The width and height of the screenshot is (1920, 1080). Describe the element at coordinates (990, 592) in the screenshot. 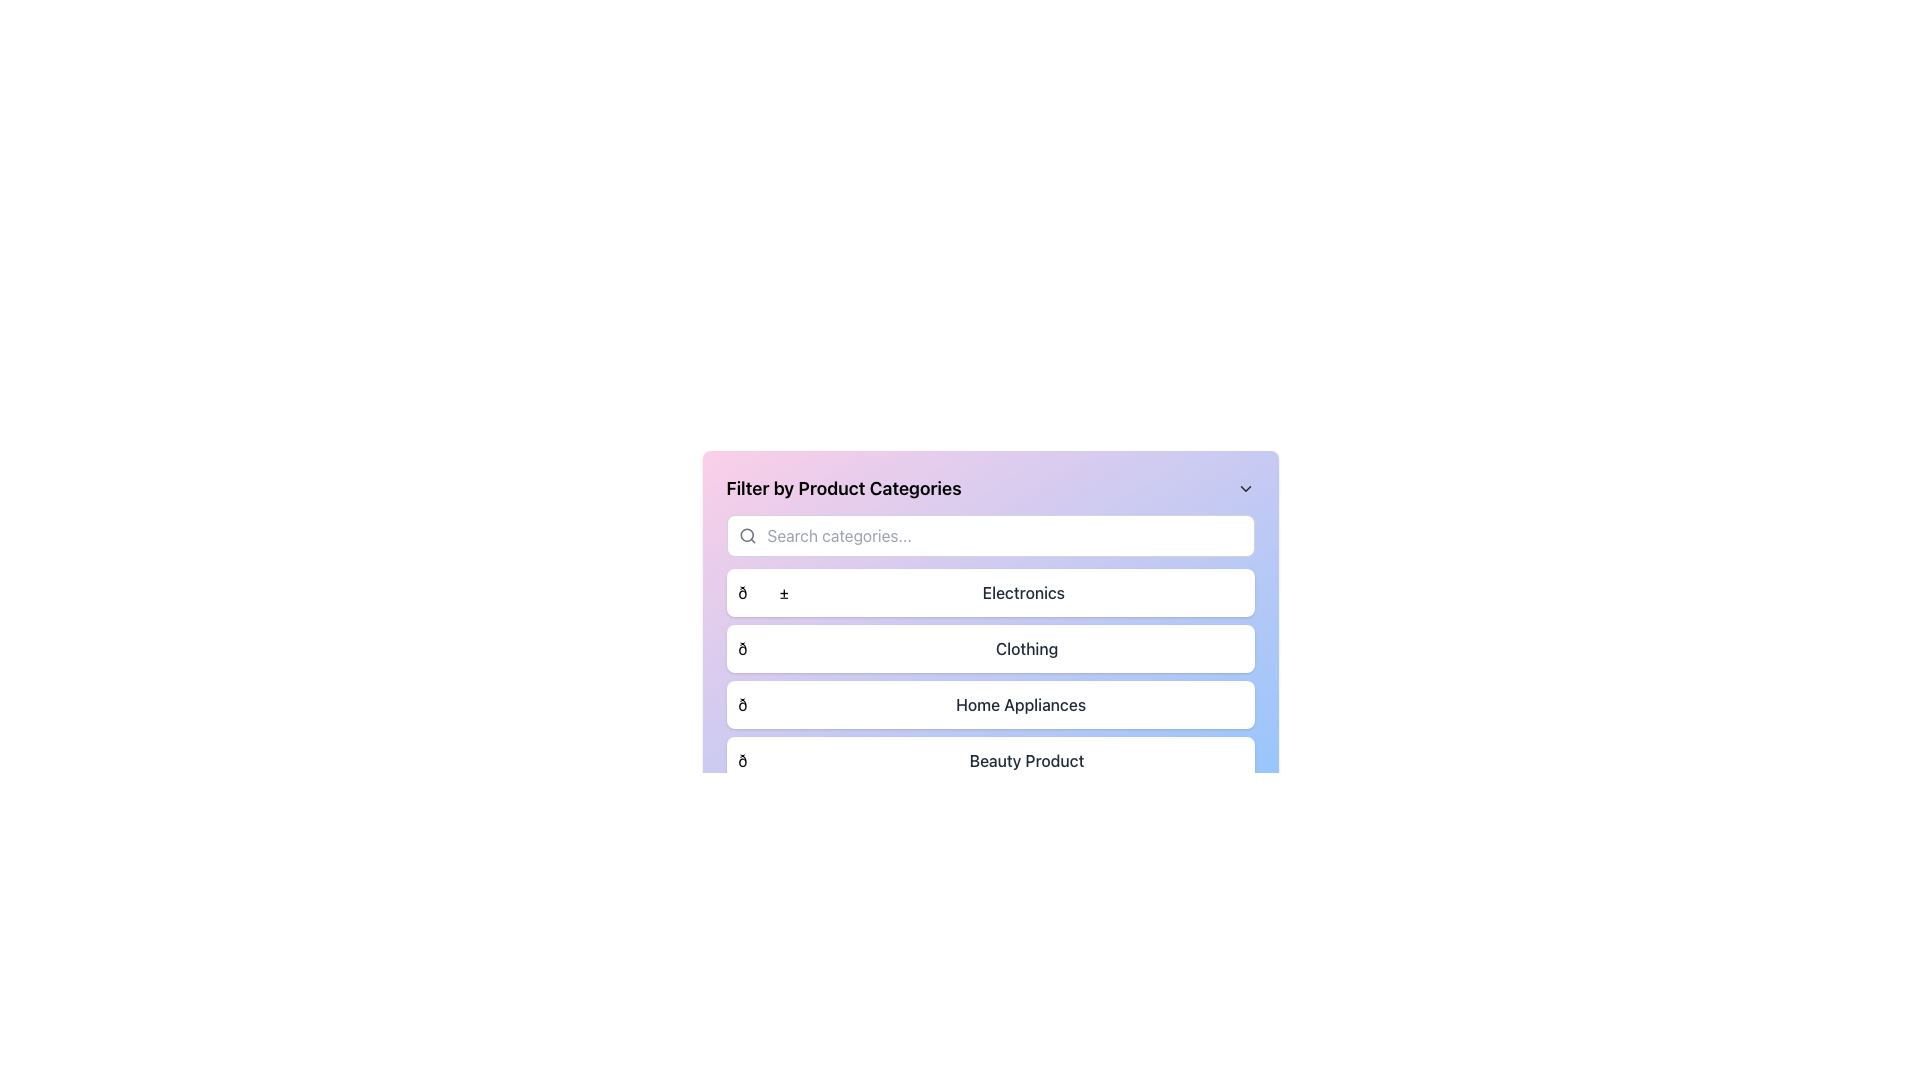

I see `the first selectable category option in the list to filter the content to show only electronic items` at that location.